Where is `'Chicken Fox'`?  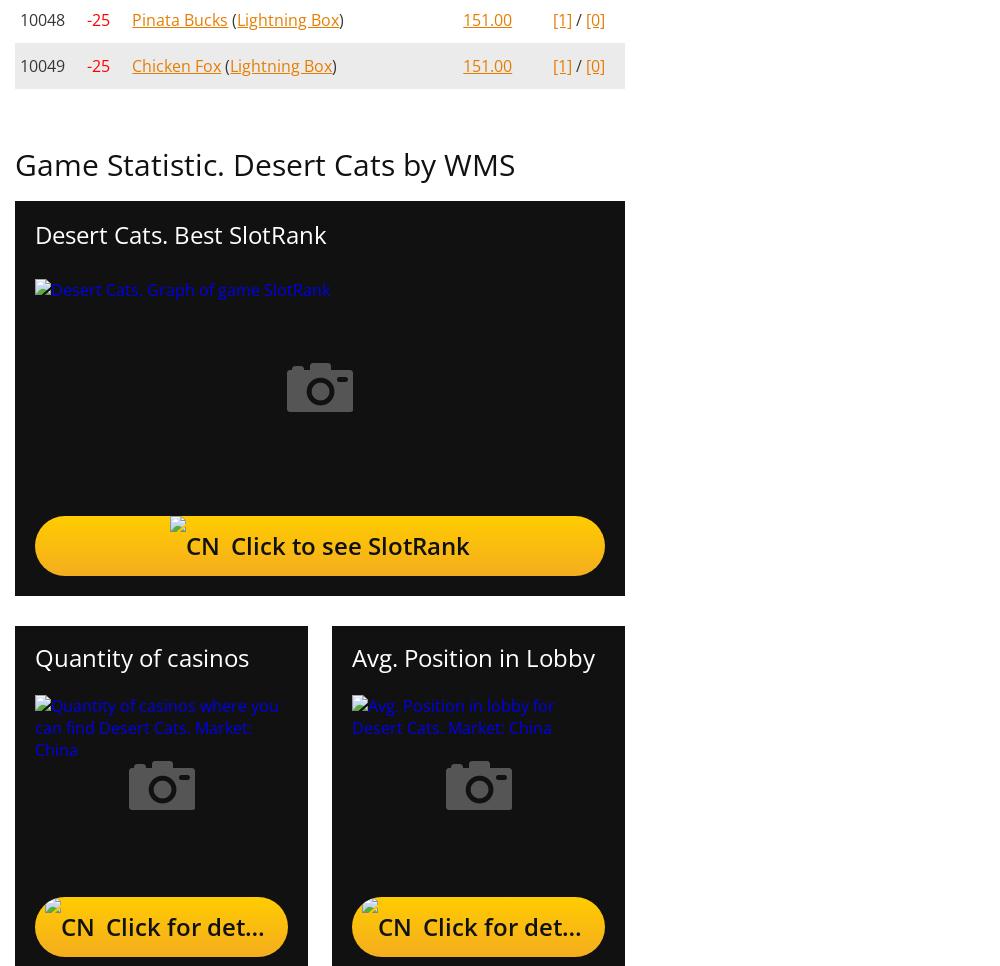
'Chicken Fox' is located at coordinates (176, 65).